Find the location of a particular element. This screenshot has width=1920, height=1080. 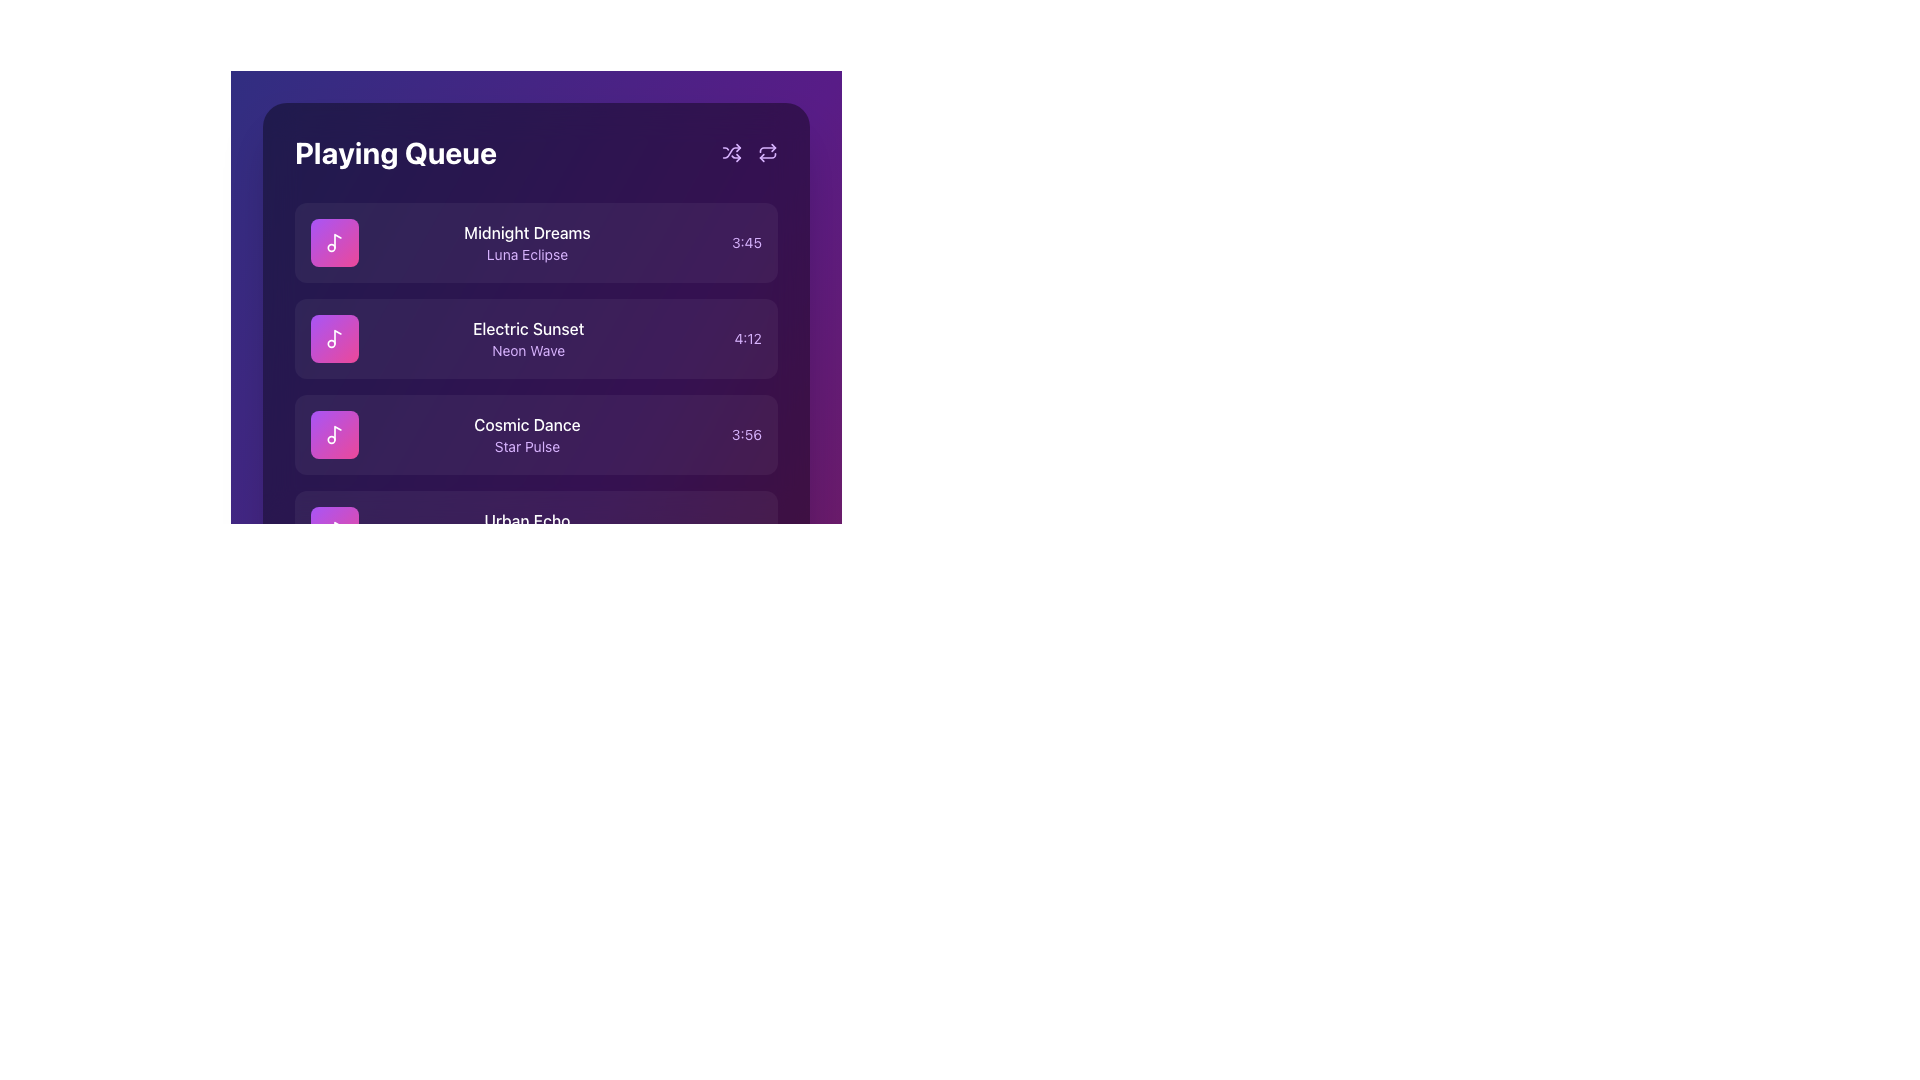

the song title displayed as 'Electric Sunset' in bold white font, located is located at coordinates (528, 327).